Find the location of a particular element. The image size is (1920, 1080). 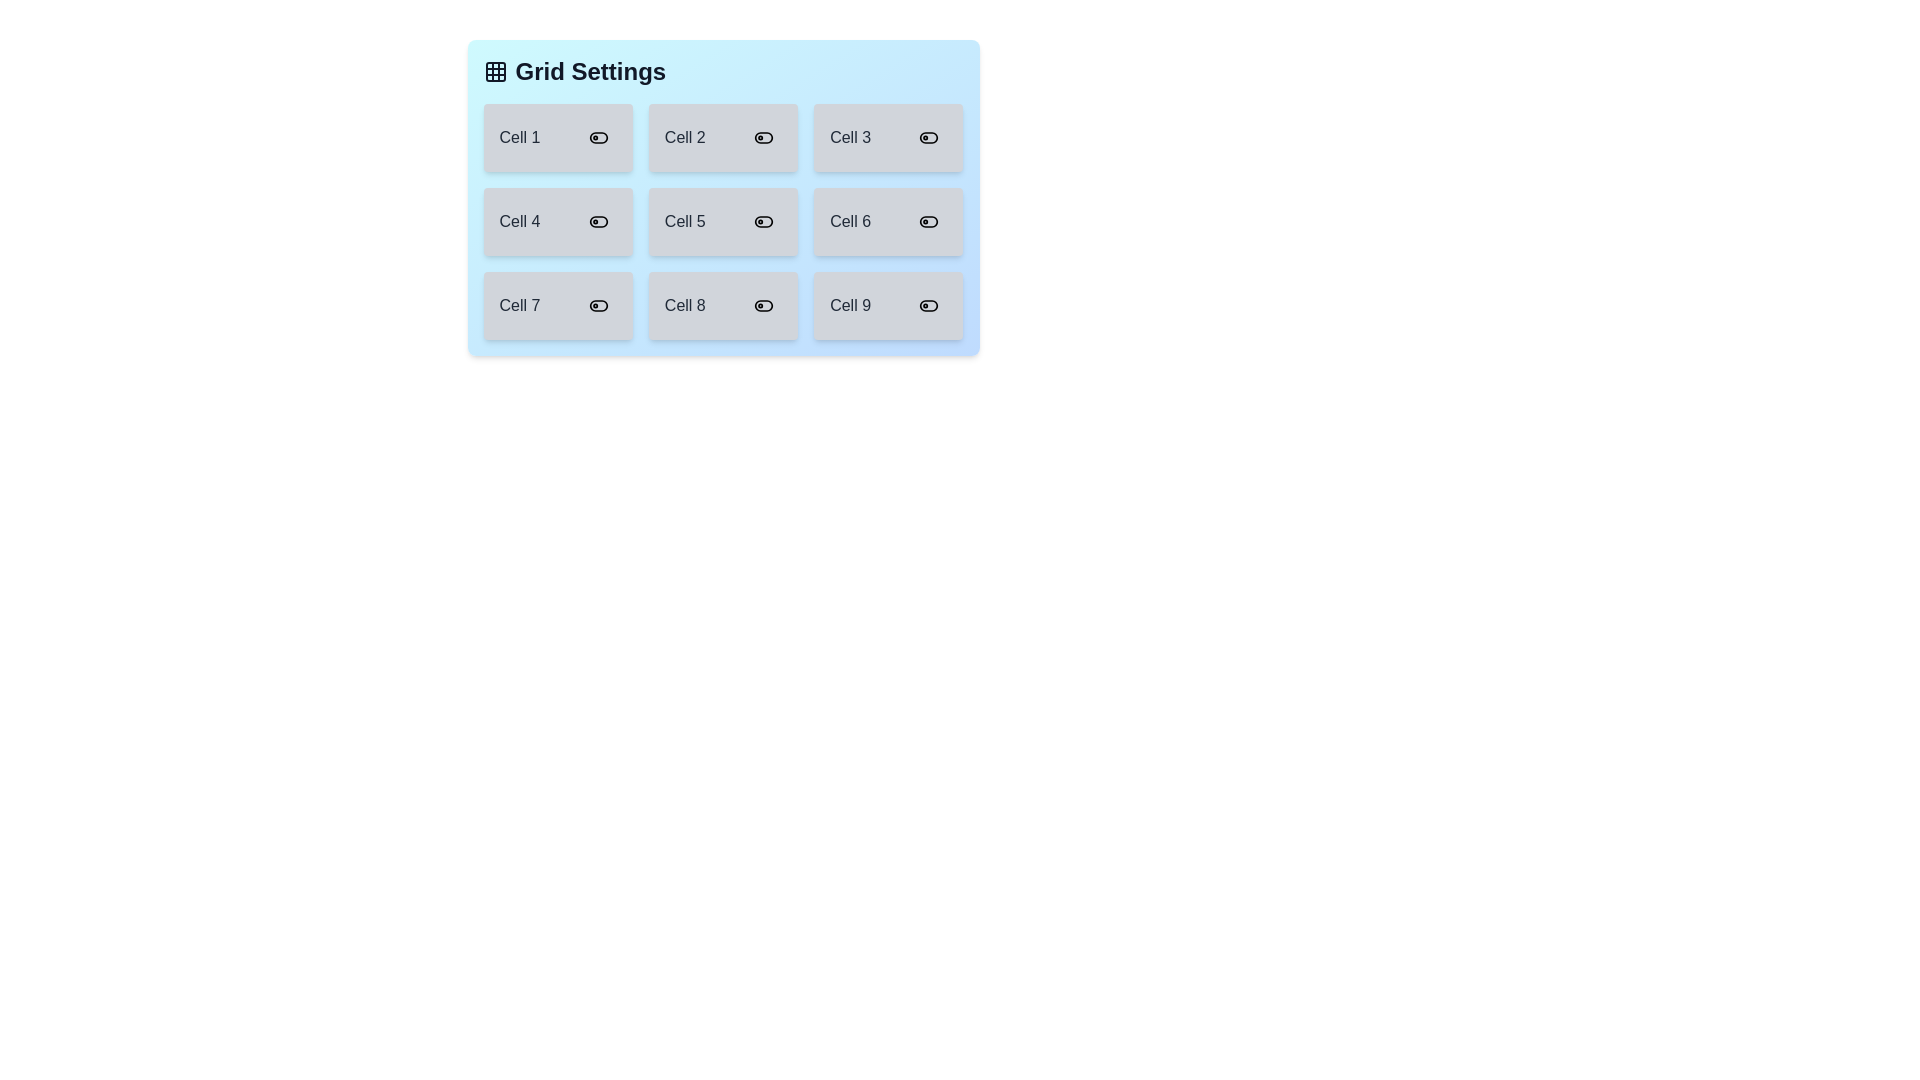

the header section to interact with it is located at coordinates (722, 71).